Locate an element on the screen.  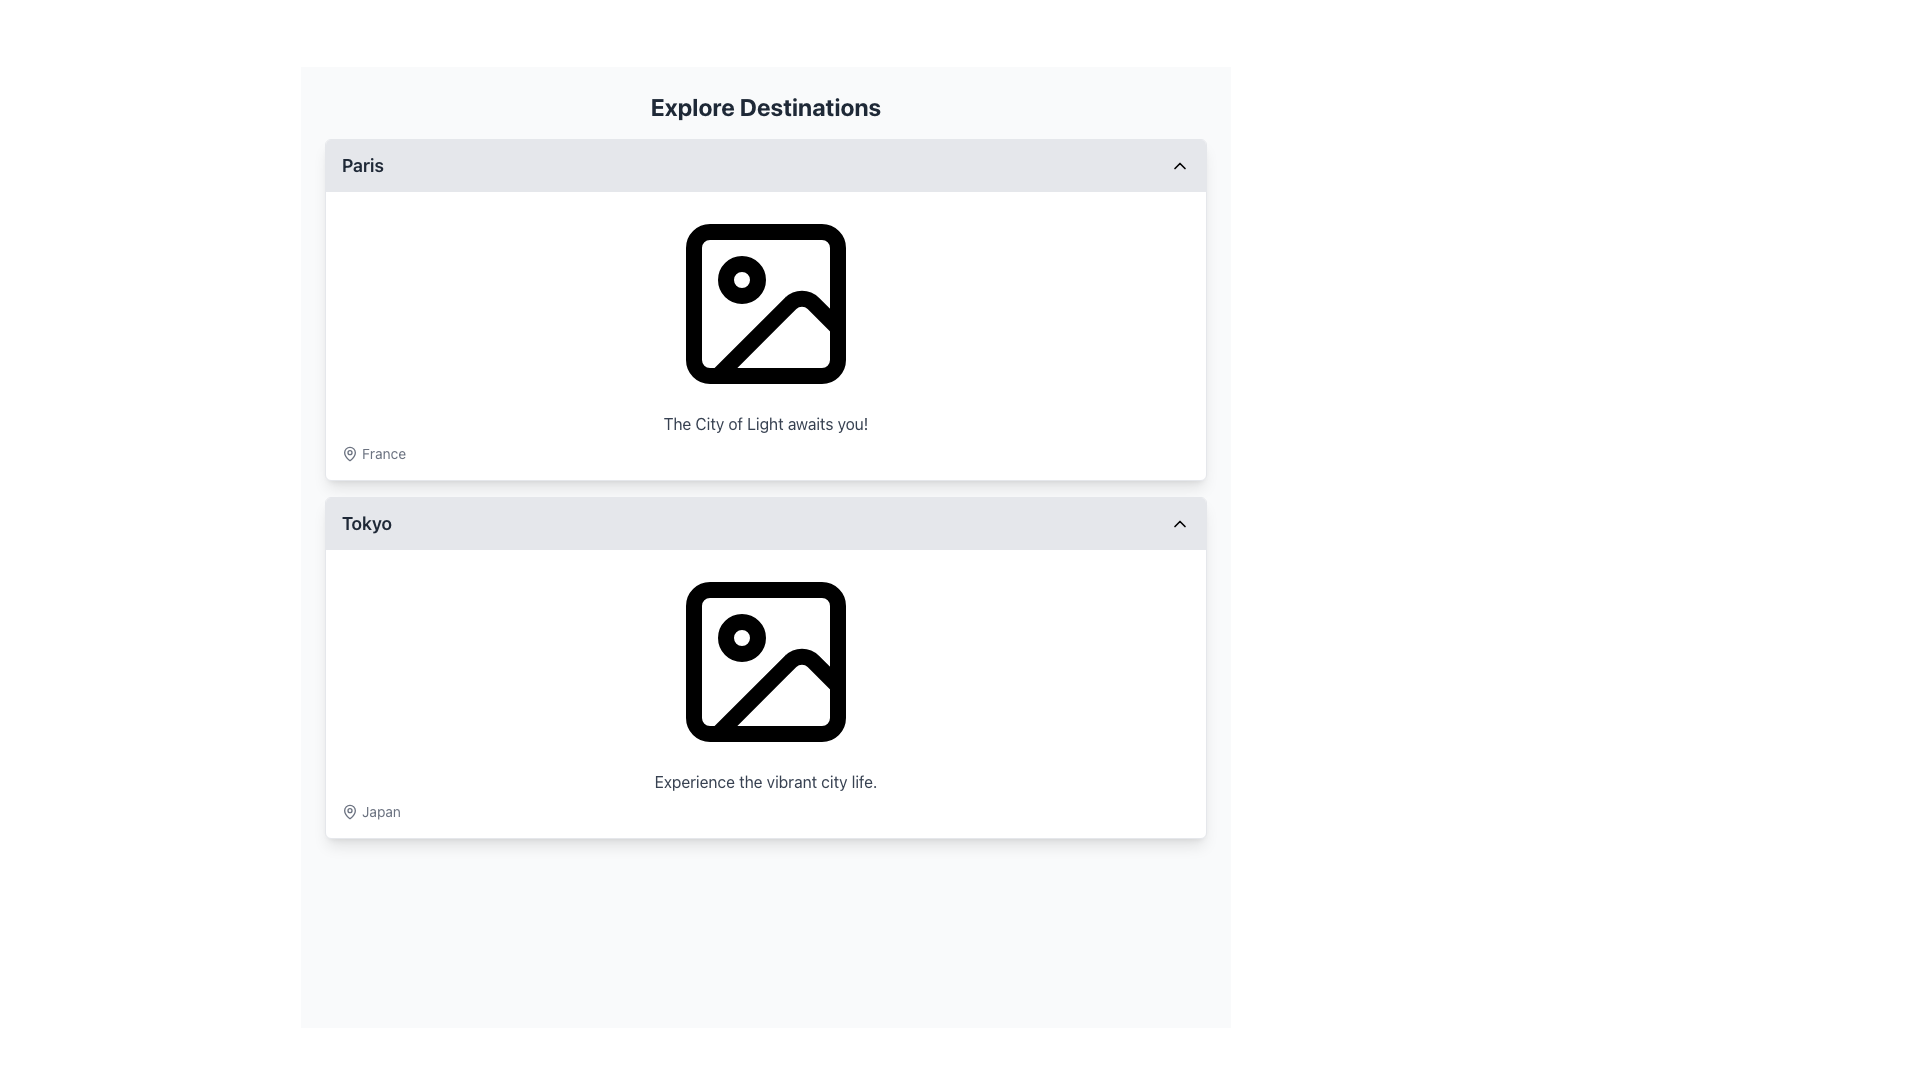
the upward-pointing chevron icon located at the far right side of the header bar of the 'Paris' section is located at coordinates (1180, 164).